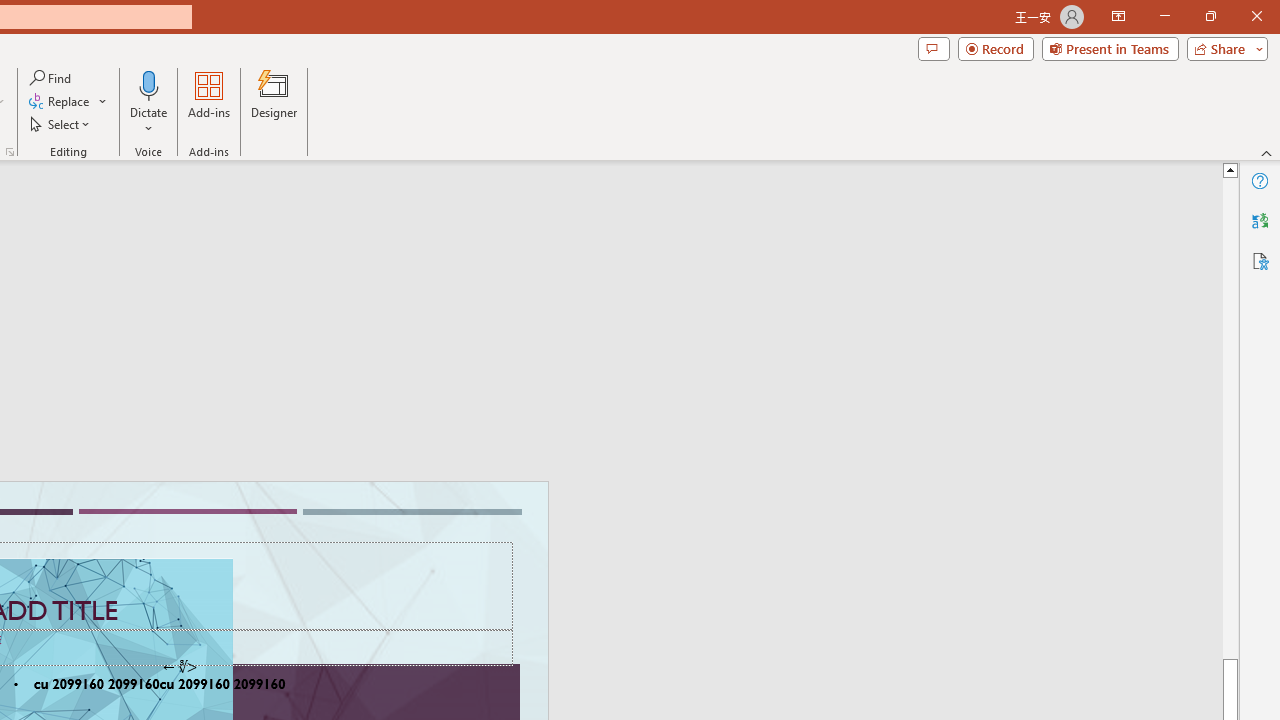 Image resolution: width=1280 pixels, height=720 pixels. I want to click on 'Format Object...', so click(10, 150).